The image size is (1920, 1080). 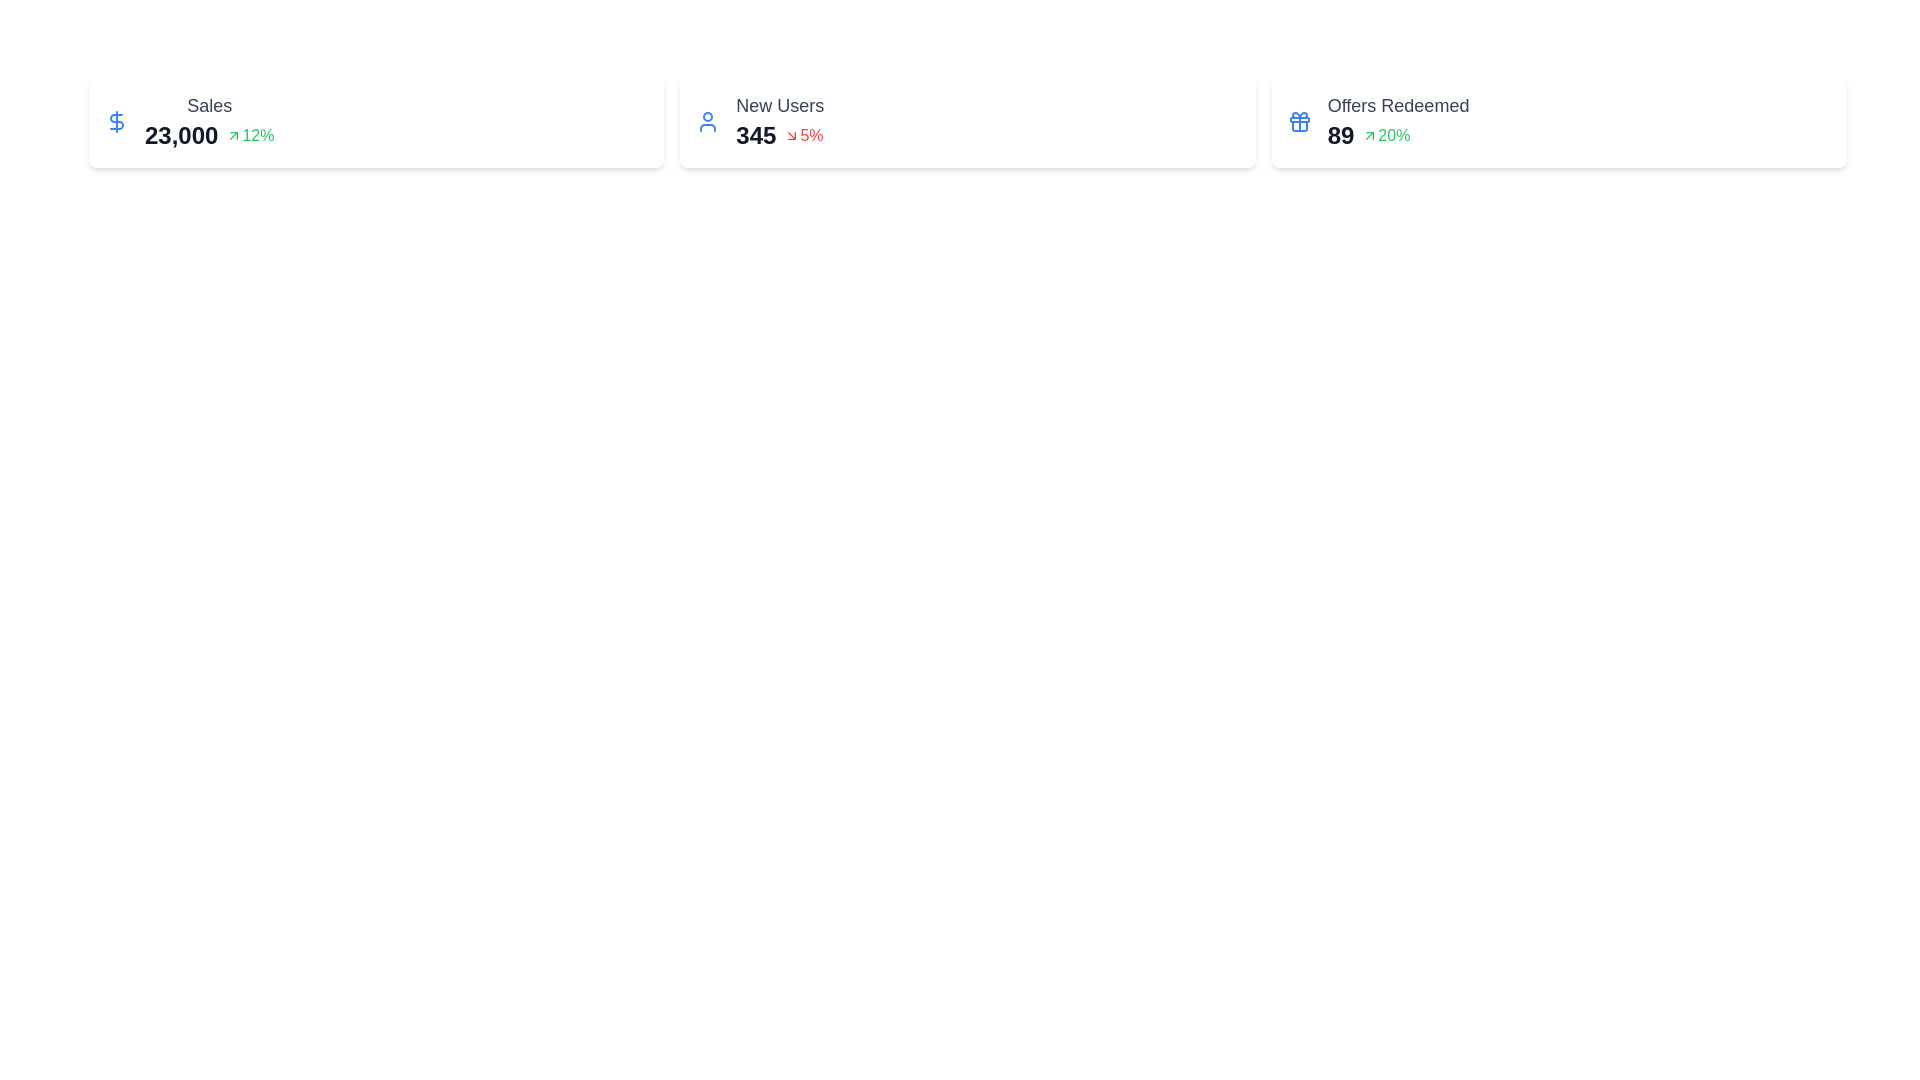 What do you see at coordinates (811, 135) in the screenshot?
I see `the text label indicating a percentage value, which is located on the right side of a small arrow icon in the 'New Users' section` at bounding box center [811, 135].